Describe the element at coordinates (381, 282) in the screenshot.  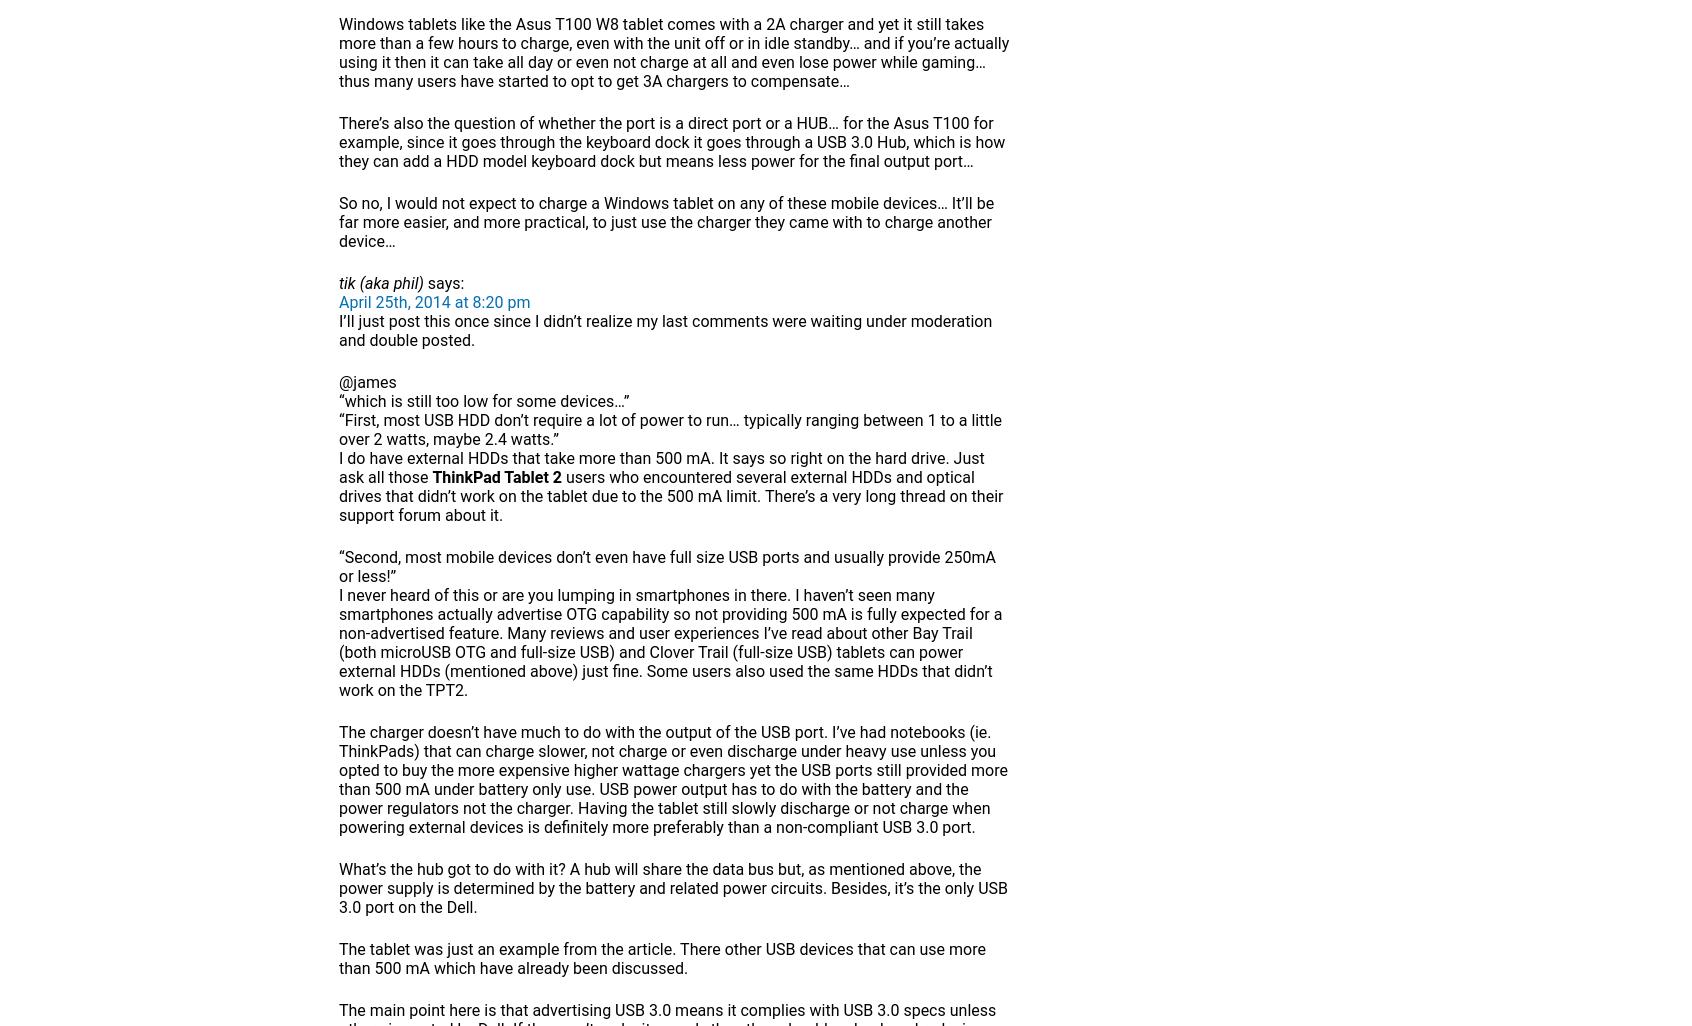
I see `'tik (aka phil)'` at that location.